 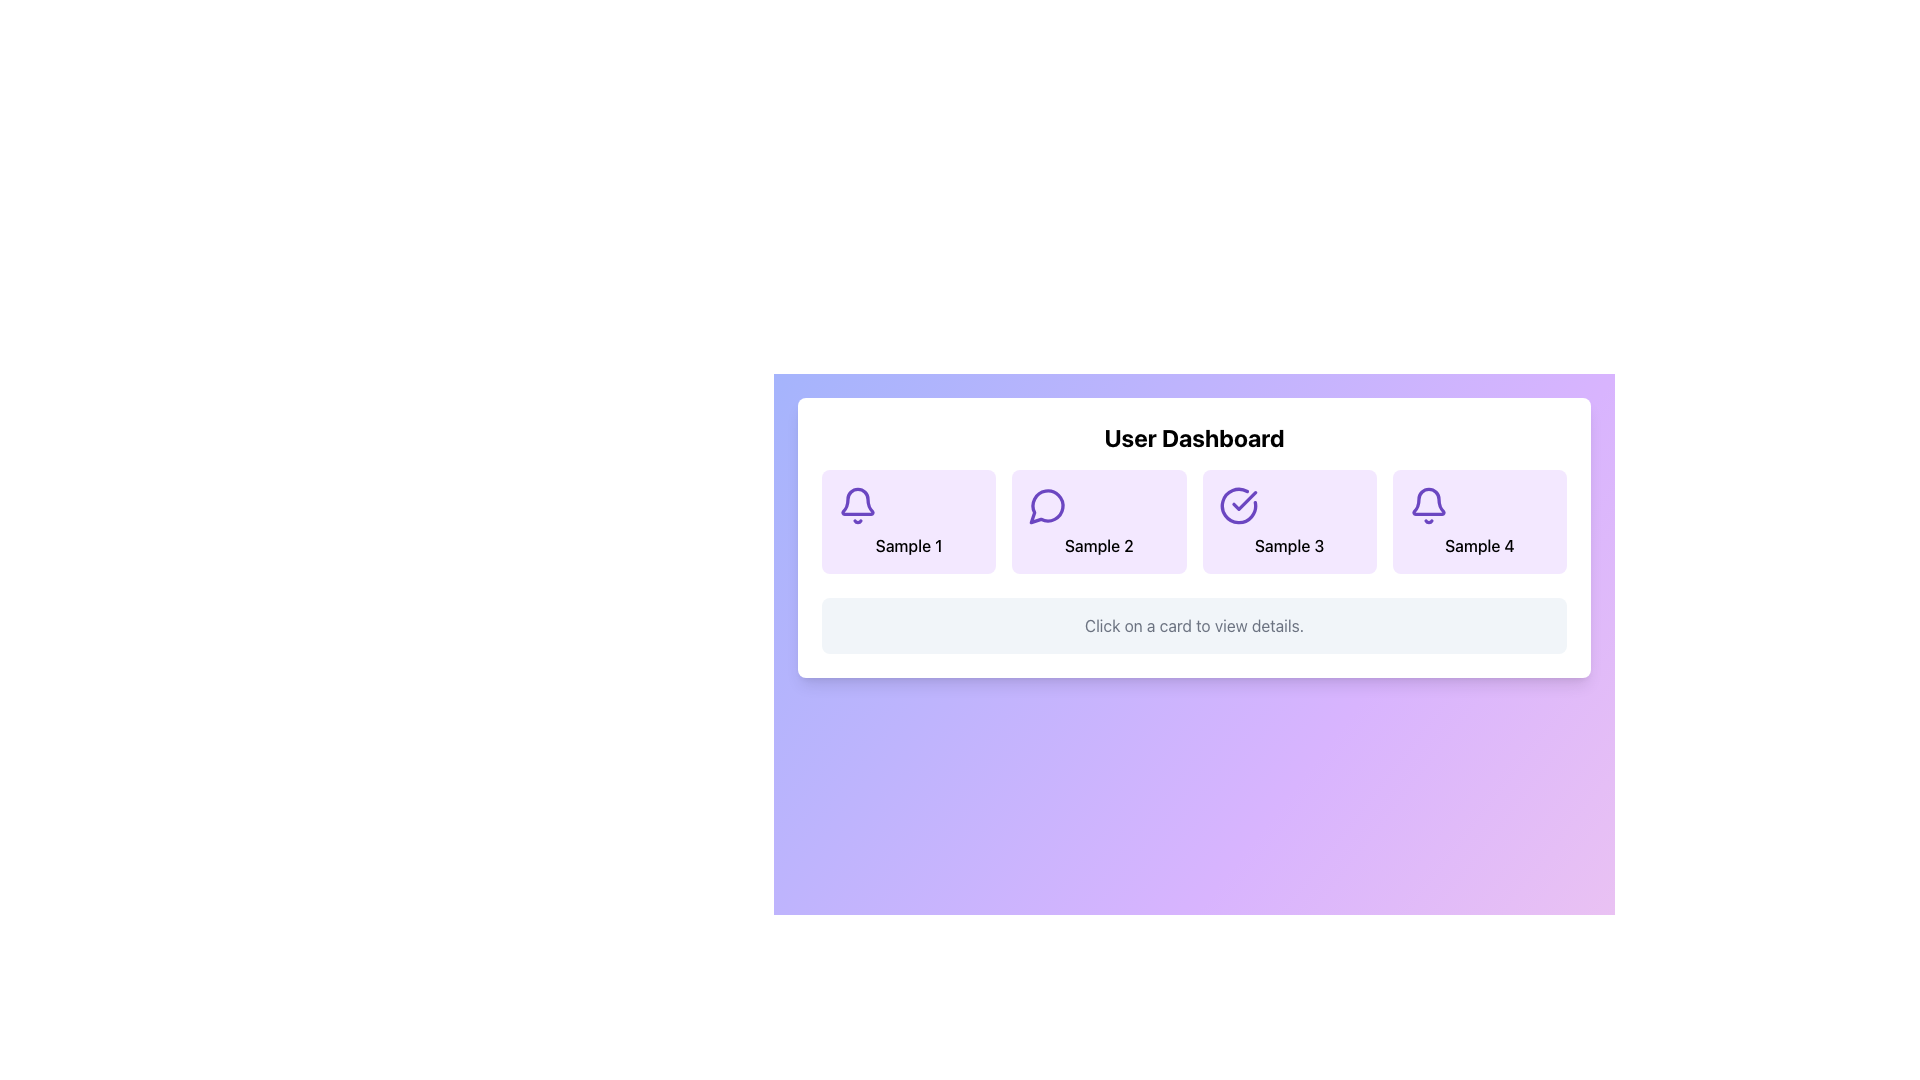 What do you see at coordinates (858, 504) in the screenshot?
I see `the bell icon with a purple border located at the top-left of the 'Sample 1' card in the dashboard interface` at bounding box center [858, 504].